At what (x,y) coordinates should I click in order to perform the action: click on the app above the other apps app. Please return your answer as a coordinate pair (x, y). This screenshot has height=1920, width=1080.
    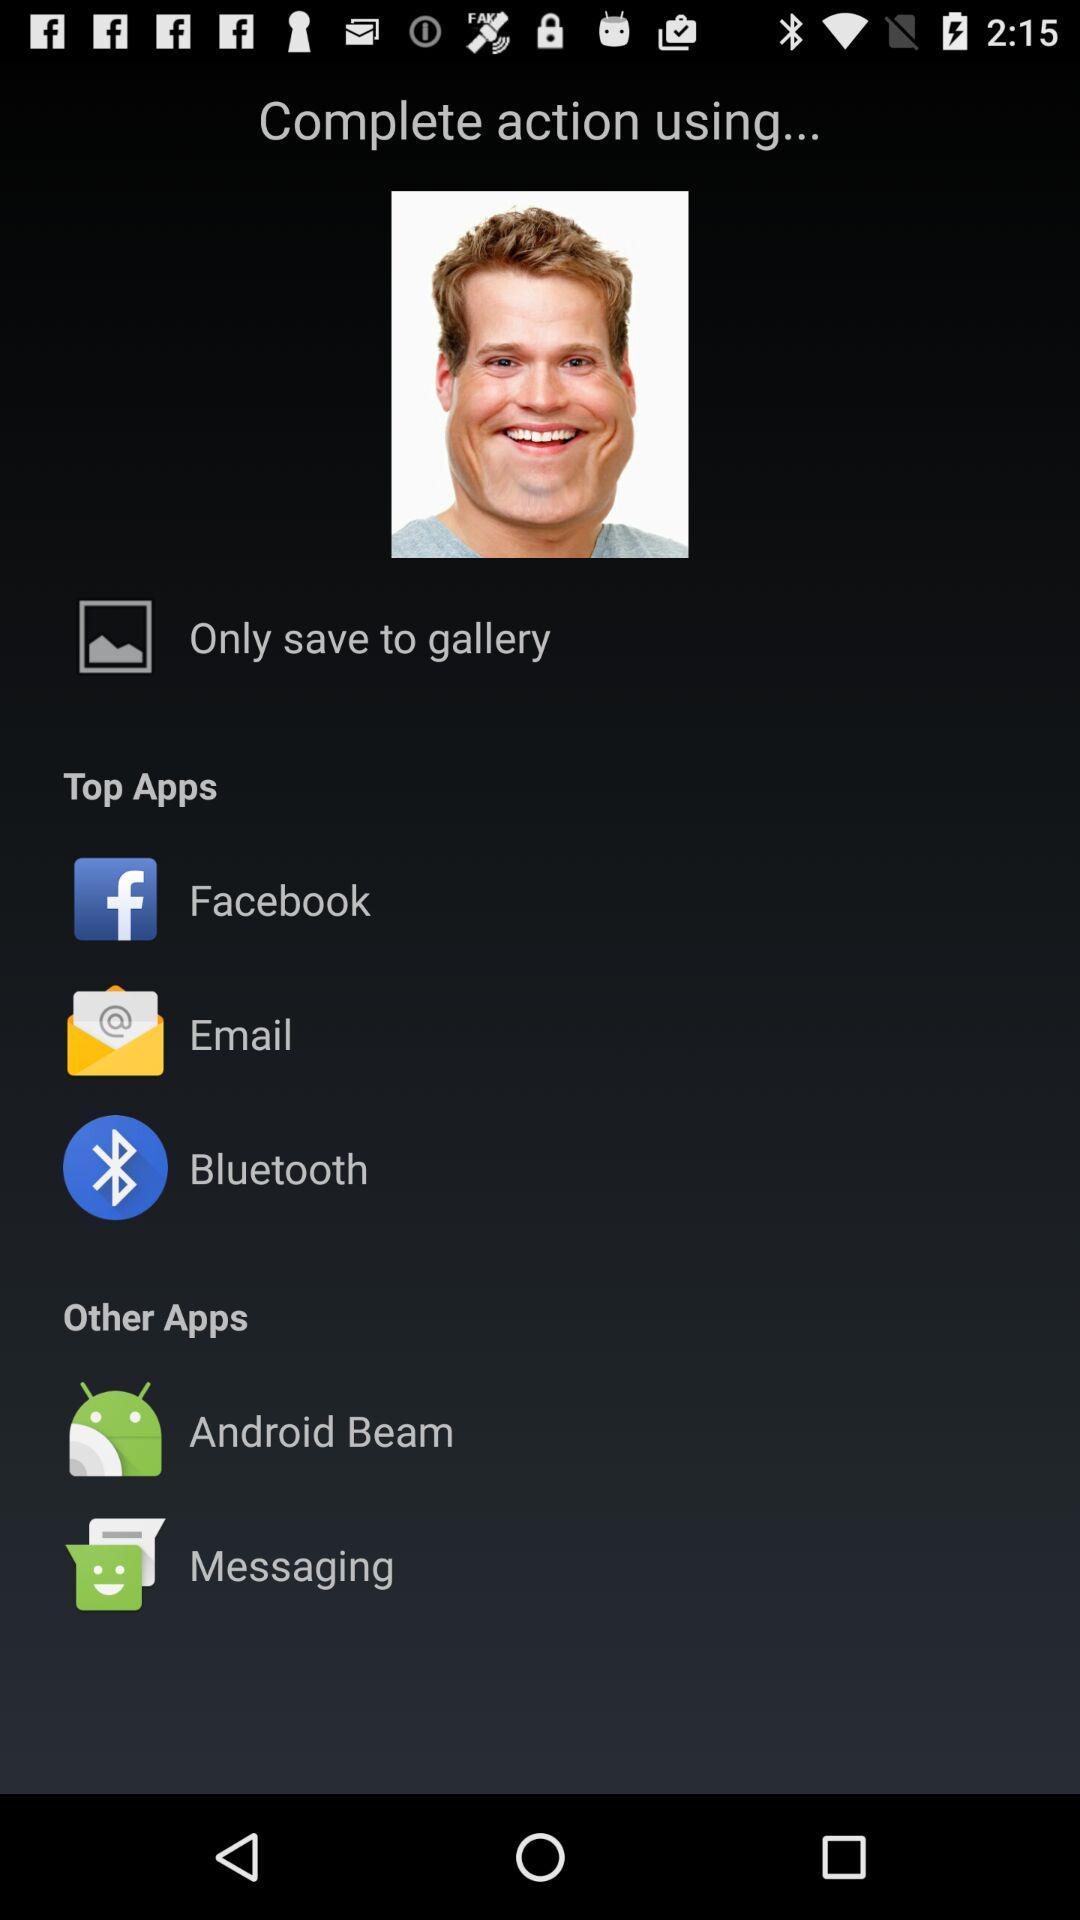
    Looking at the image, I should click on (278, 1167).